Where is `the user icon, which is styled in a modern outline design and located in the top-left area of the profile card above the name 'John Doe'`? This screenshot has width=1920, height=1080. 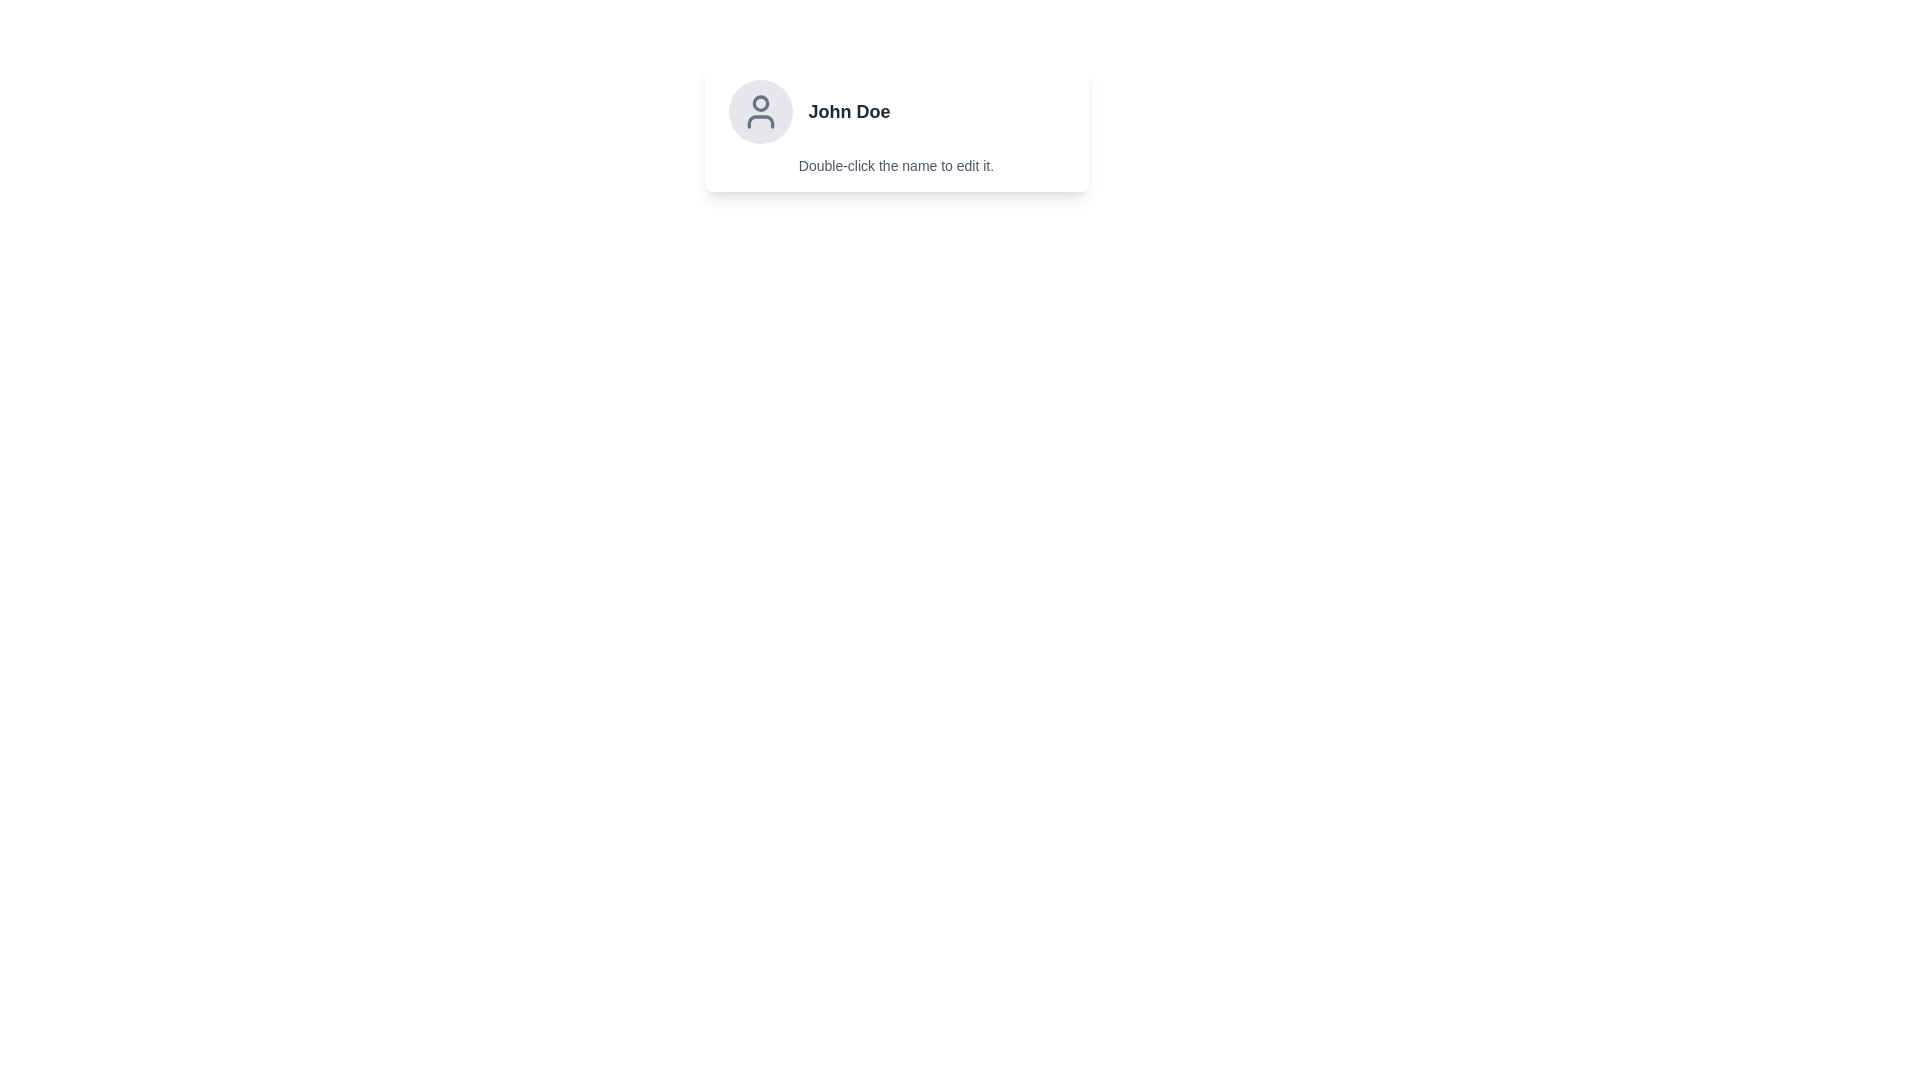
the user icon, which is styled in a modern outline design and located in the top-left area of the profile card above the name 'John Doe' is located at coordinates (759, 111).